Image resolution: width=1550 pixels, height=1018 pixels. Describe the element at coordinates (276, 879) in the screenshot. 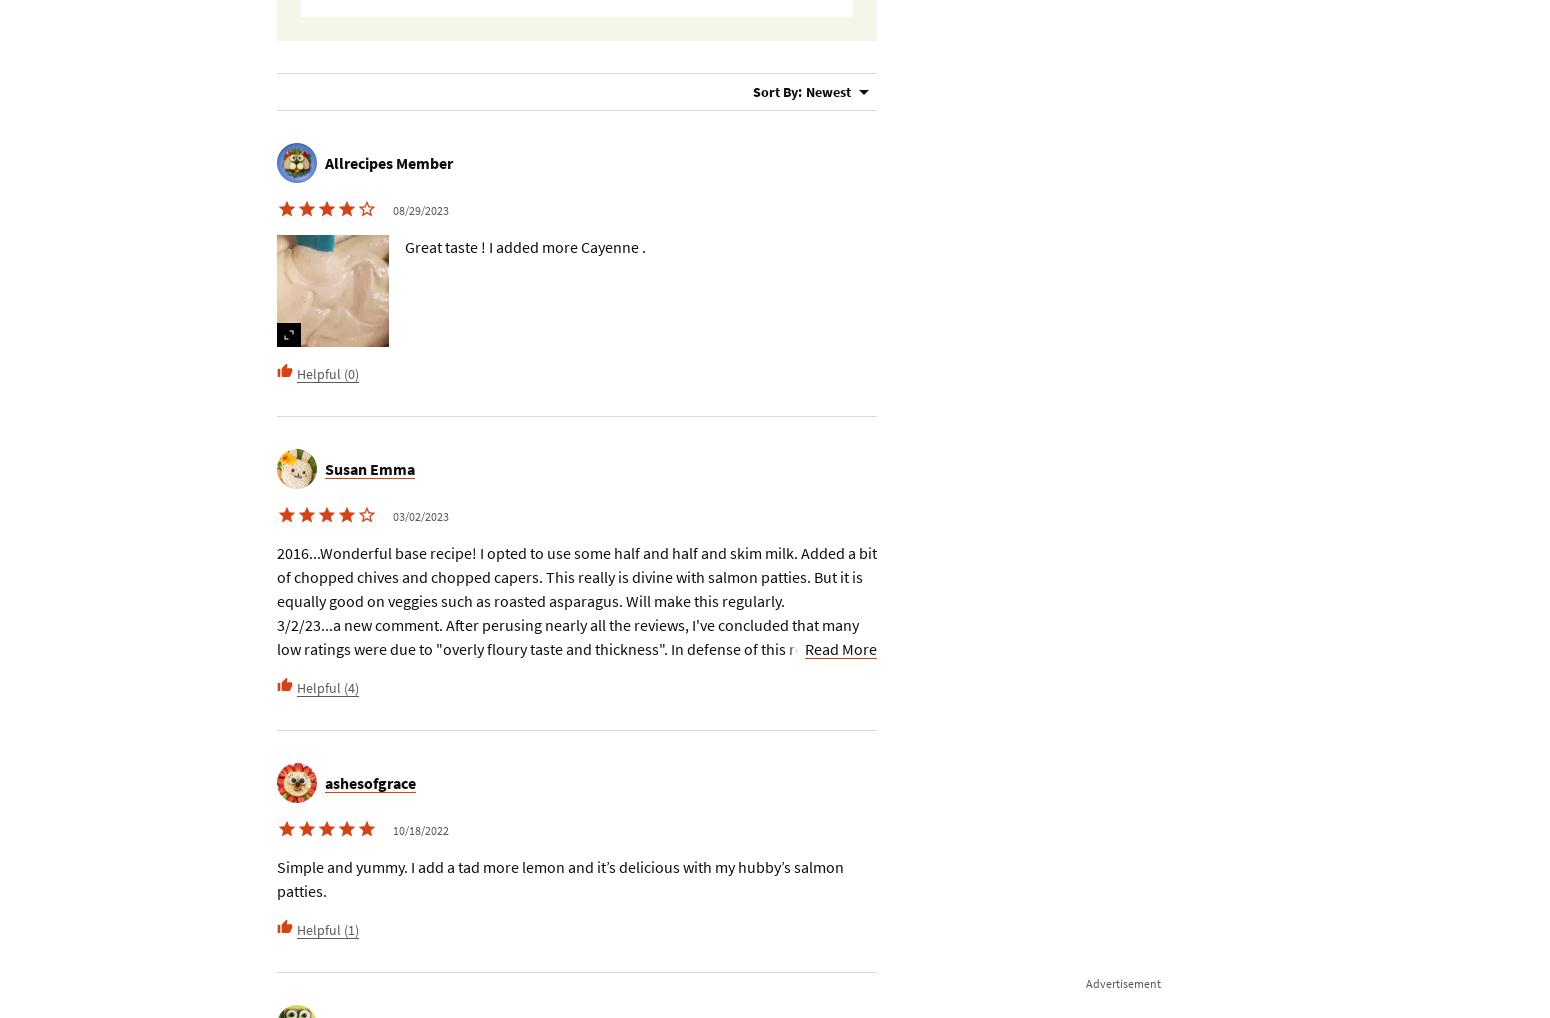

I see `'Simple and yummy. I add a tad more lemon and it’s delicious with my hubby’s salmon patties.'` at that location.